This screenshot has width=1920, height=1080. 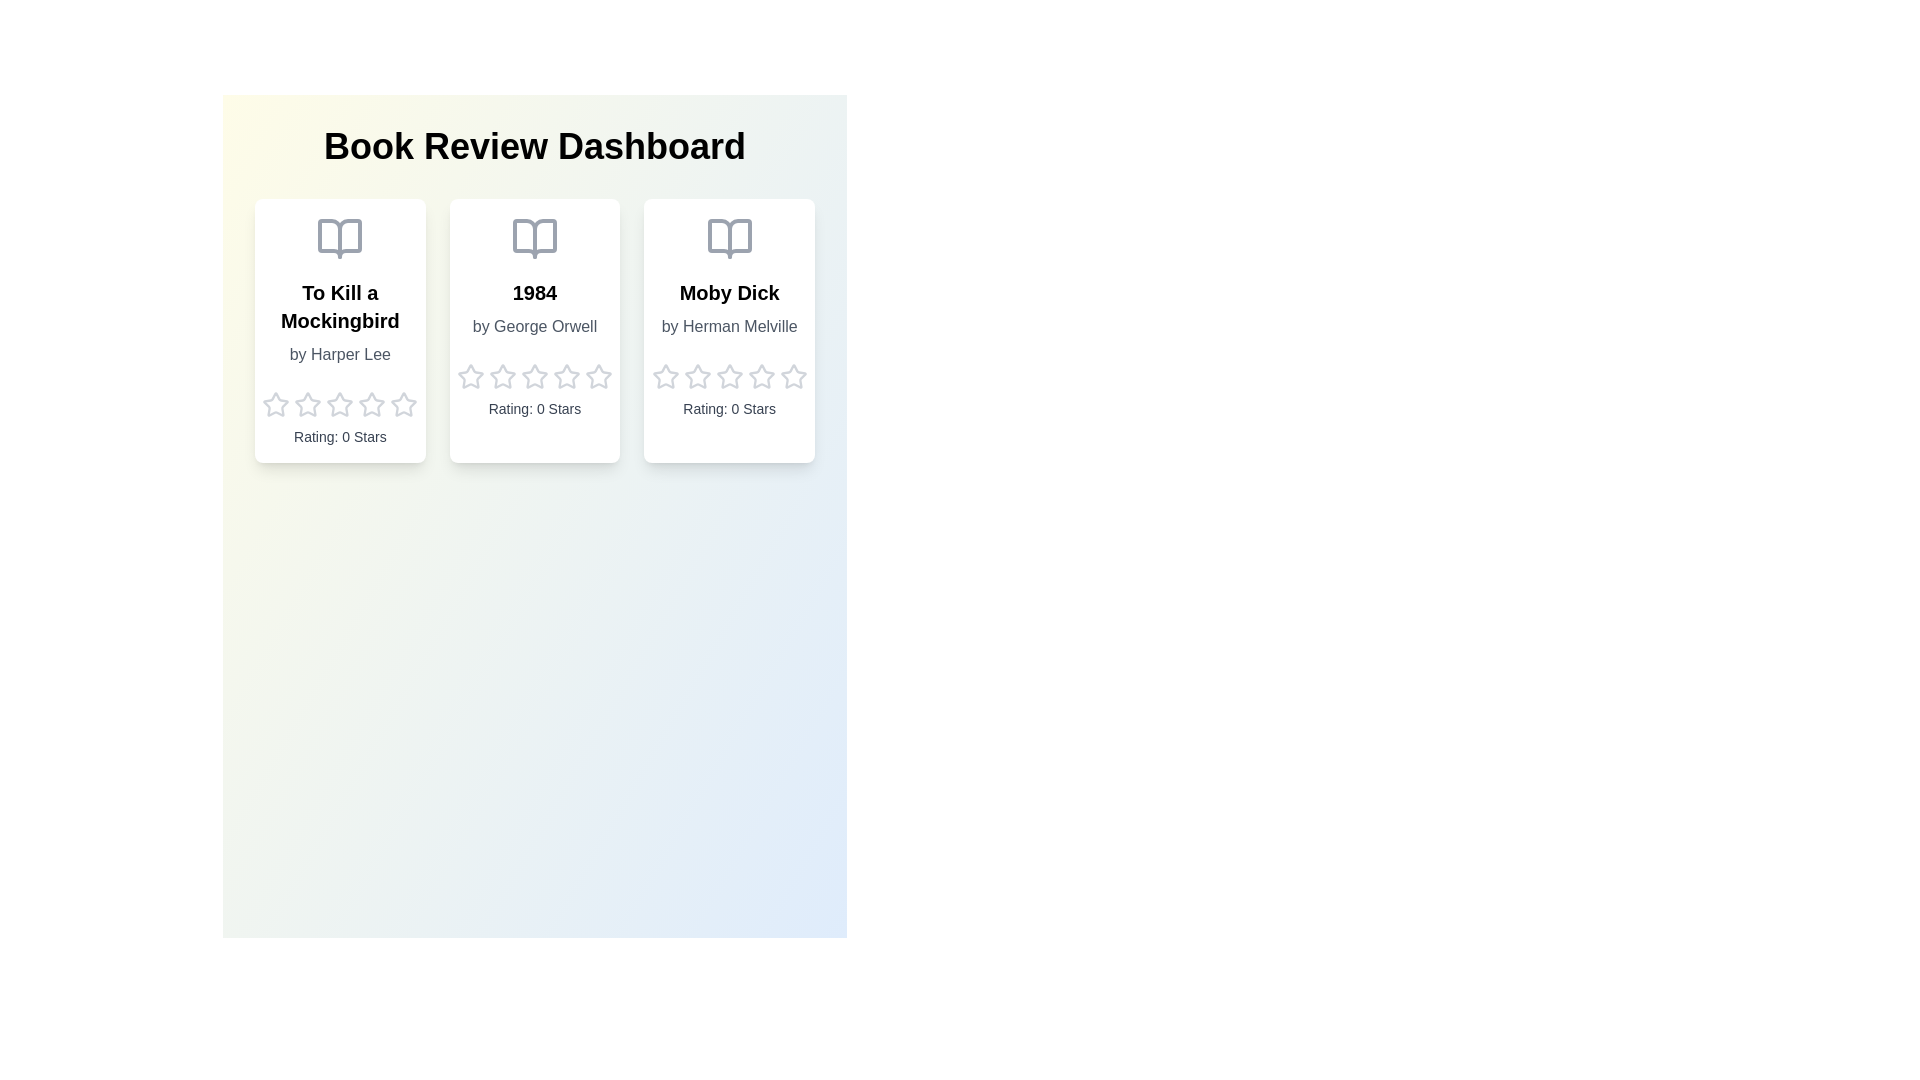 What do you see at coordinates (728, 377) in the screenshot?
I see `the star icon corresponding to the rating 3 for the book 3` at bounding box center [728, 377].